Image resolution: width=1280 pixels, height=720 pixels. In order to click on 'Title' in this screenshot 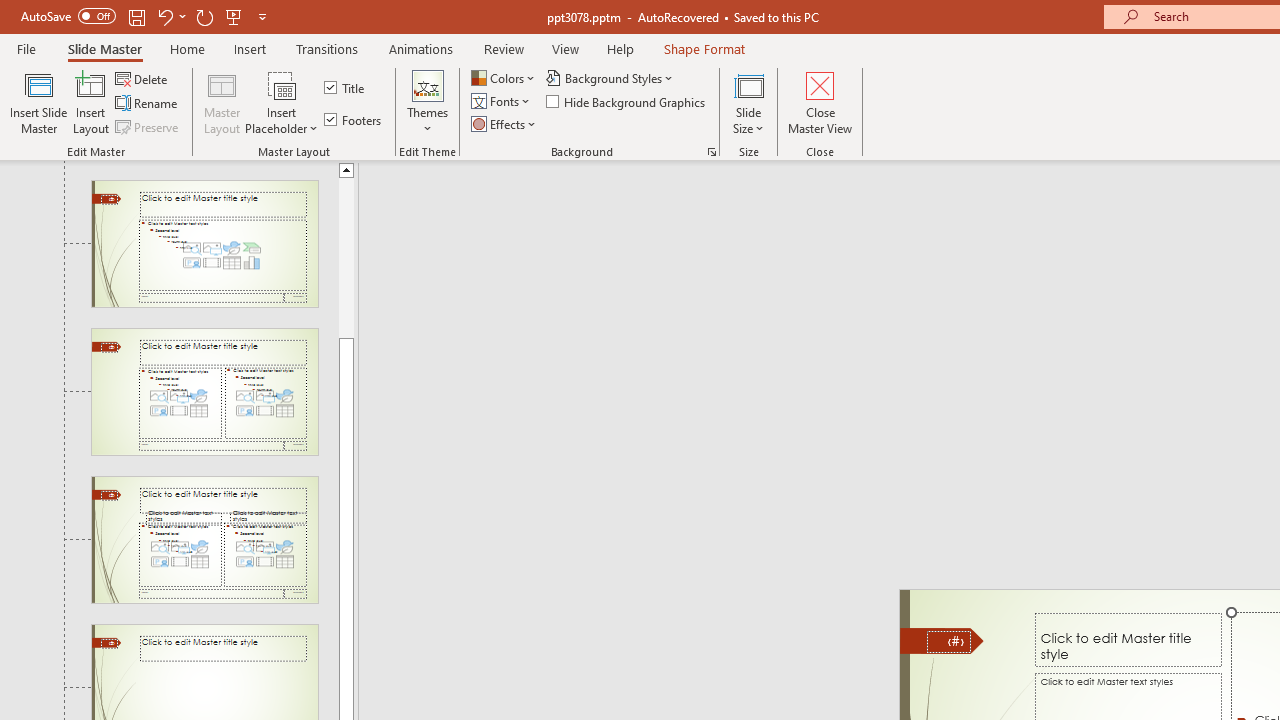, I will do `click(346, 86)`.